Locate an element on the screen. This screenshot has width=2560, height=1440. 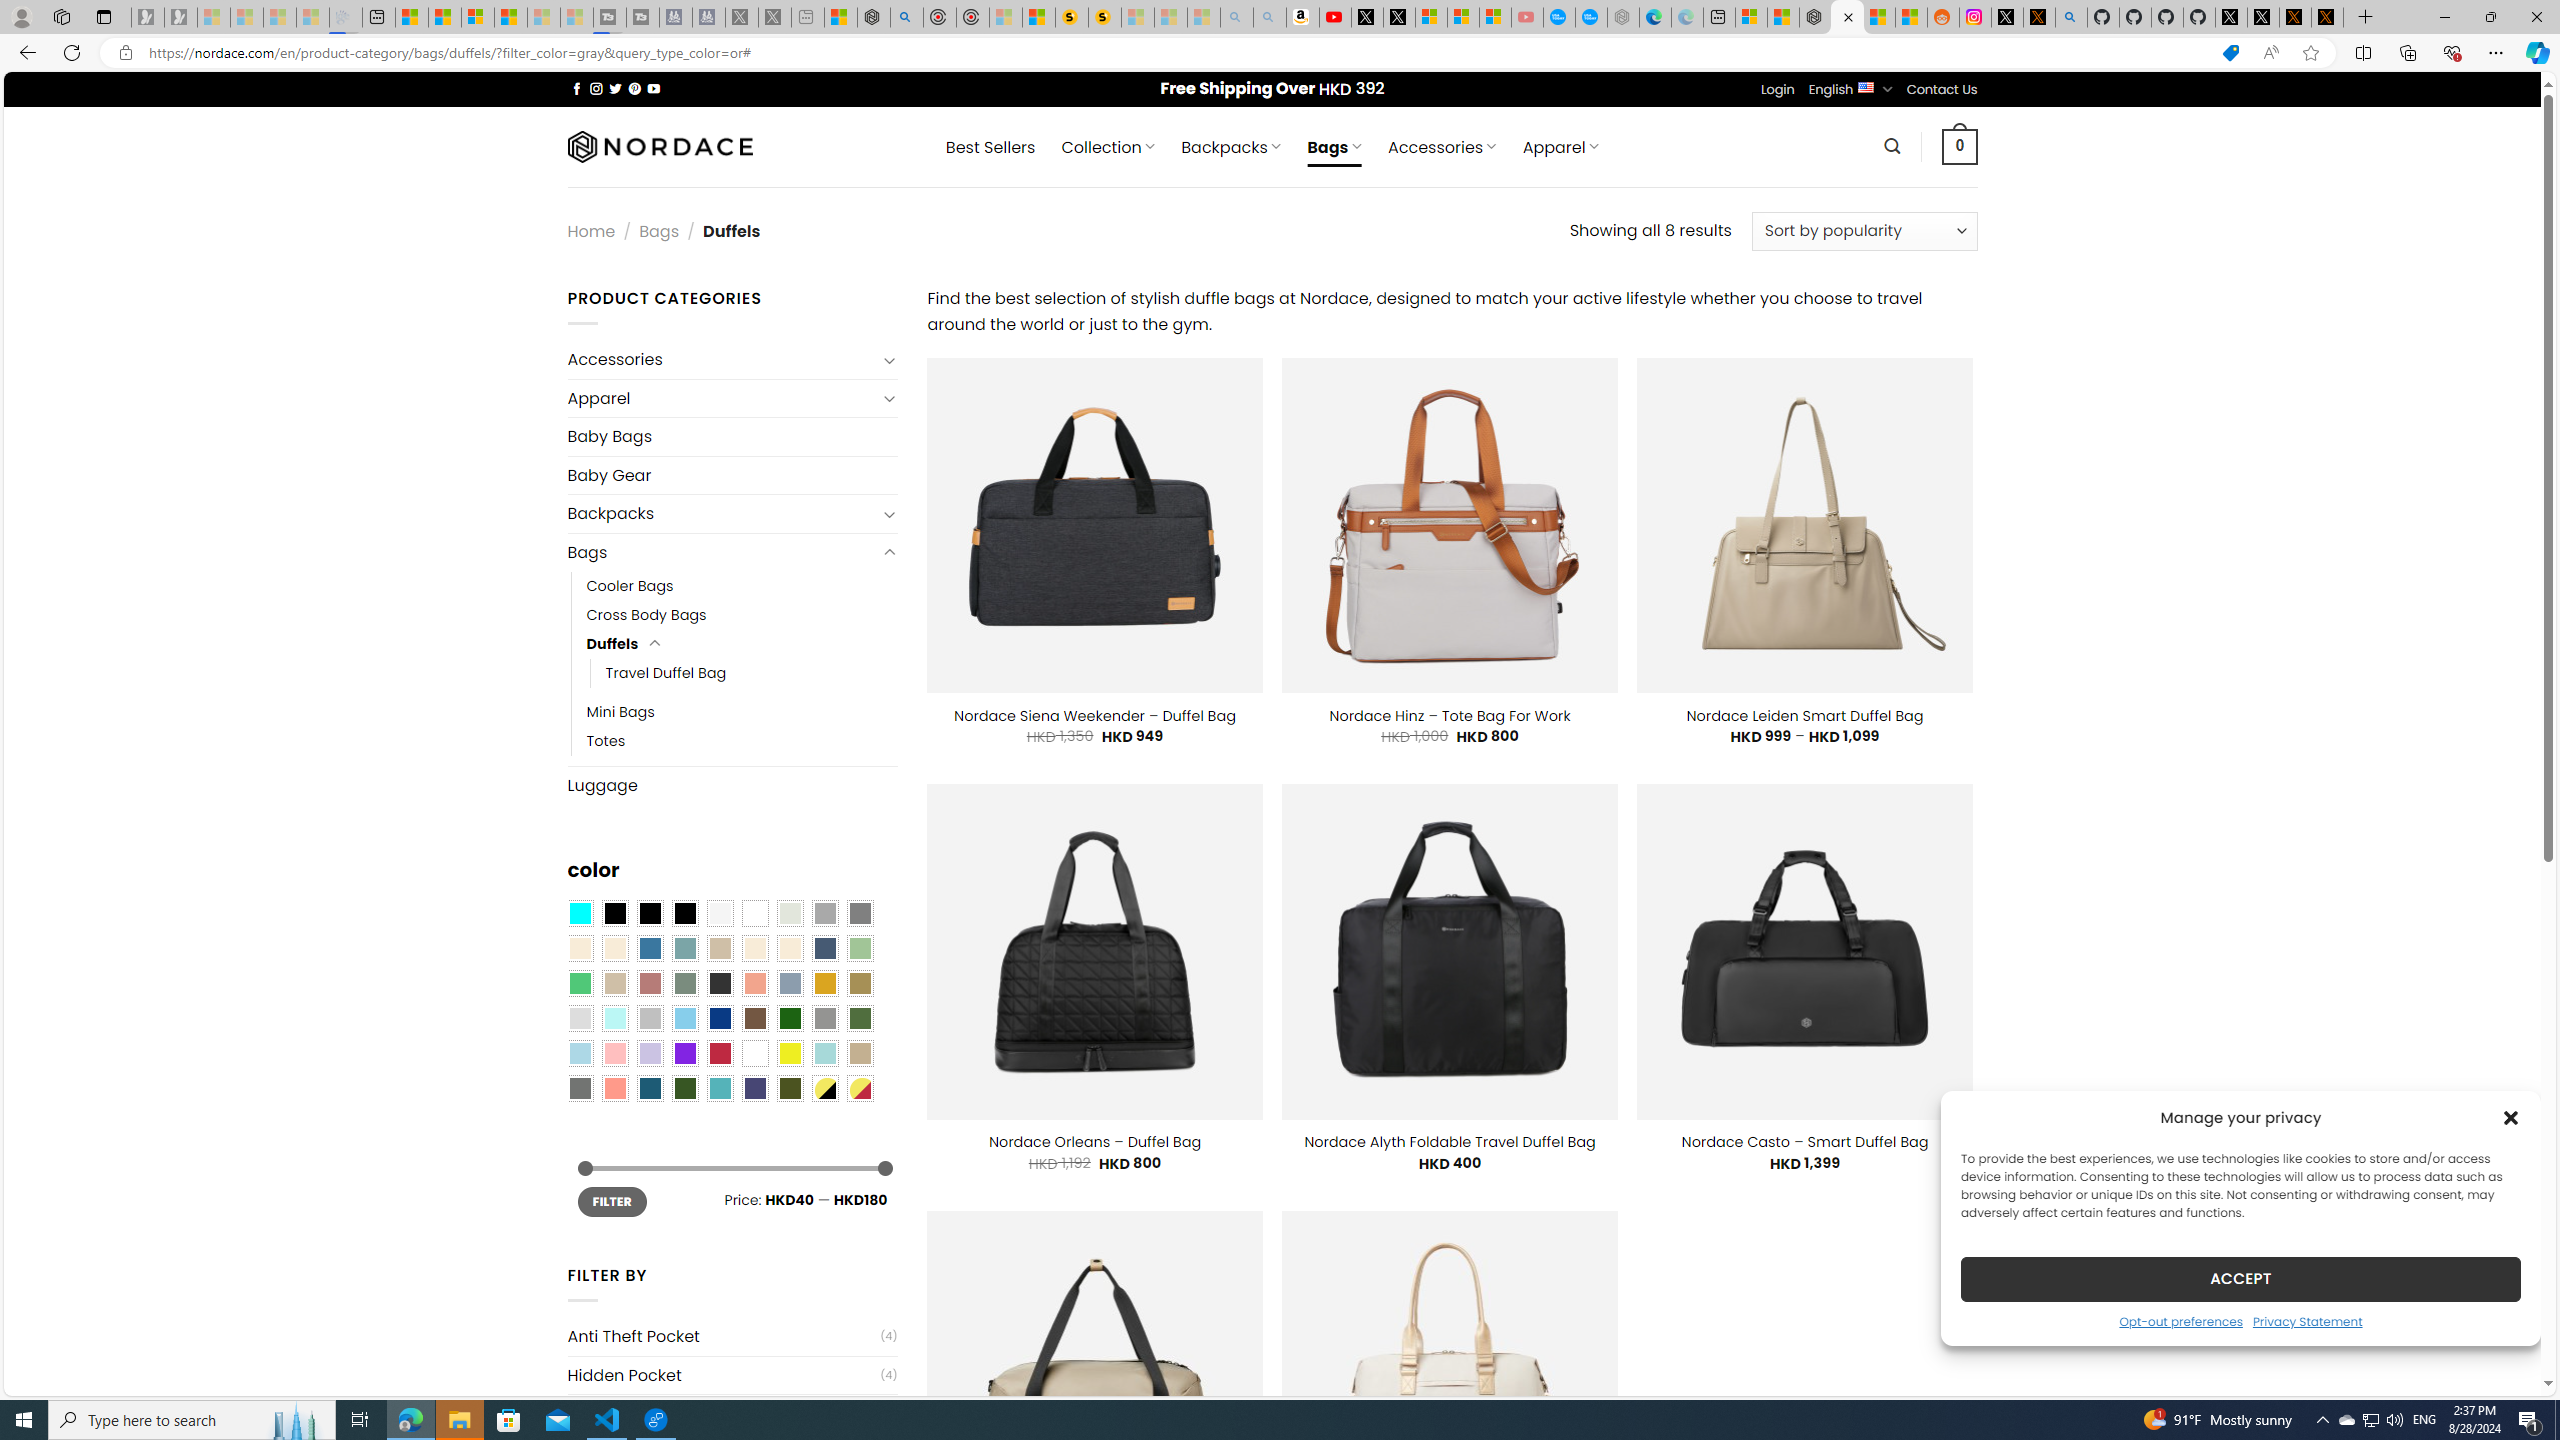
'Light Green' is located at coordinates (860, 947).